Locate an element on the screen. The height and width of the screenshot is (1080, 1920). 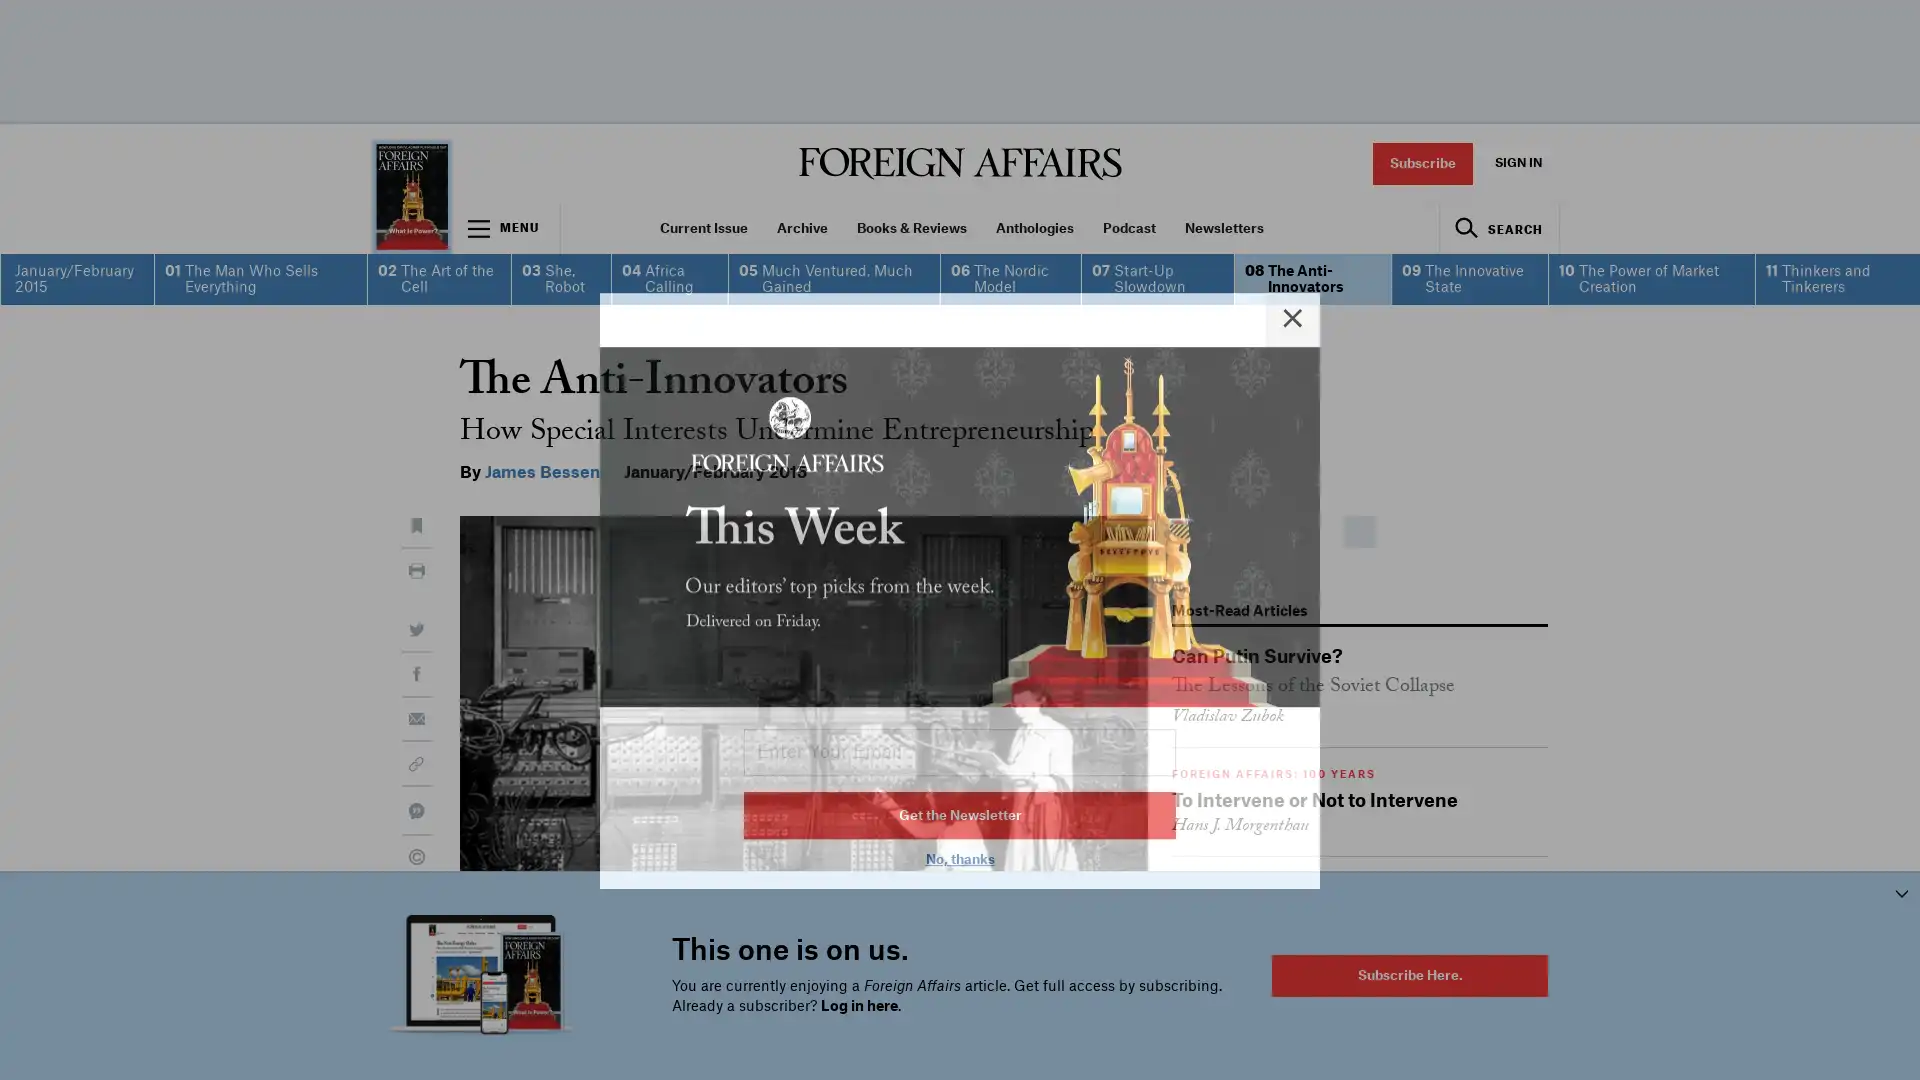
Toggle overflow menu navigation is located at coordinates (505, 227).